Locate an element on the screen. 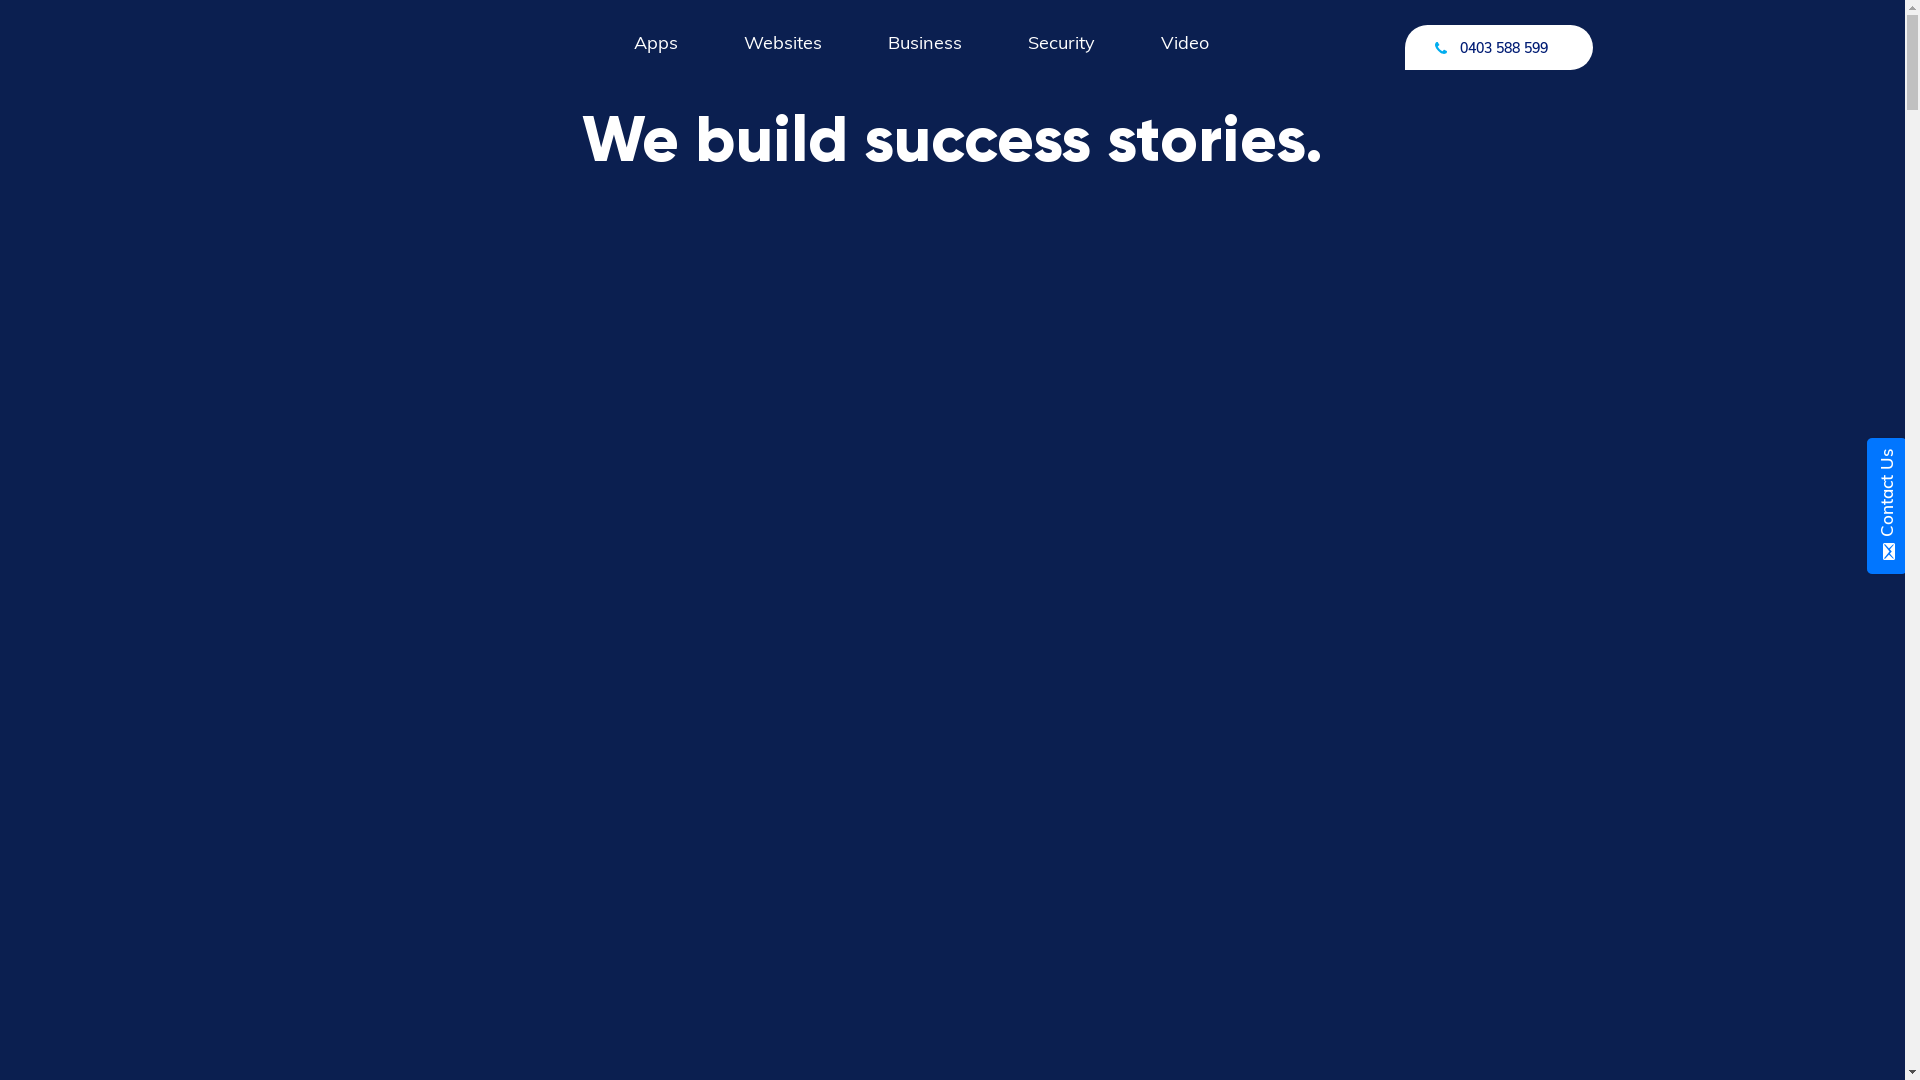 The height and width of the screenshot is (1080, 1920). 'Business' is located at coordinates (887, 58).